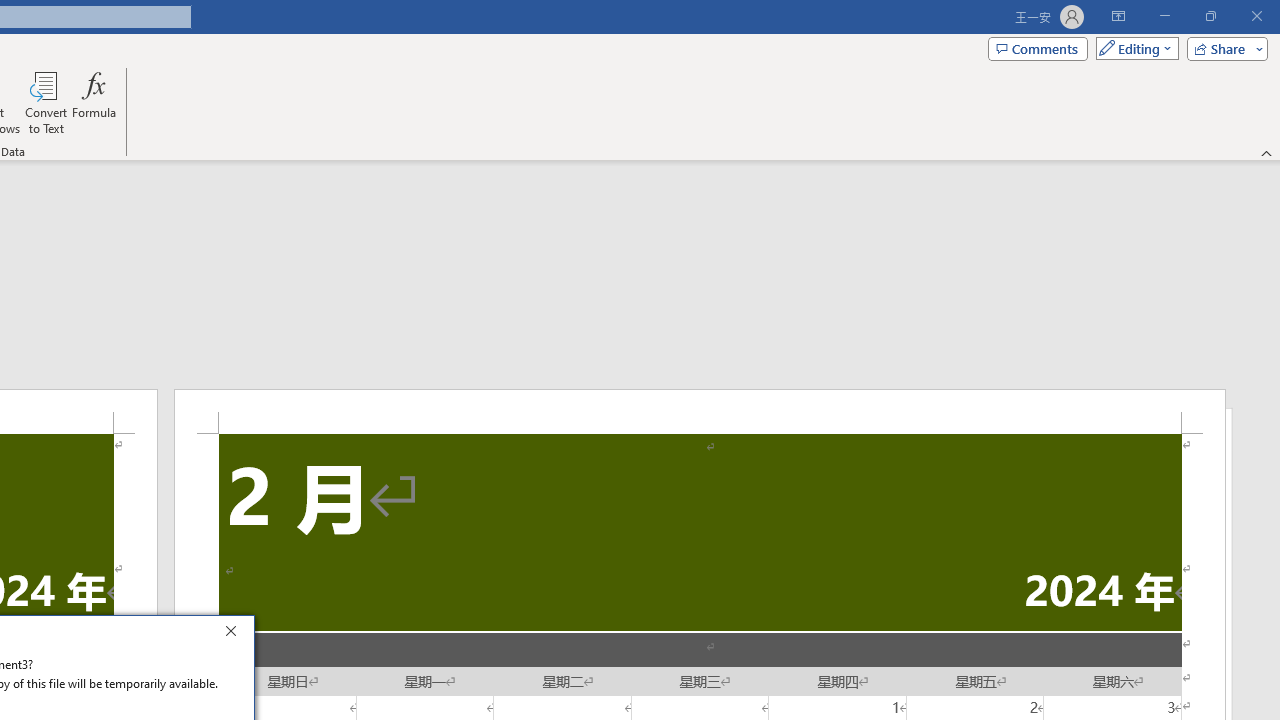  Describe the element at coordinates (1117, 16) in the screenshot. I see `'Ribbon Display Options'` at that location.